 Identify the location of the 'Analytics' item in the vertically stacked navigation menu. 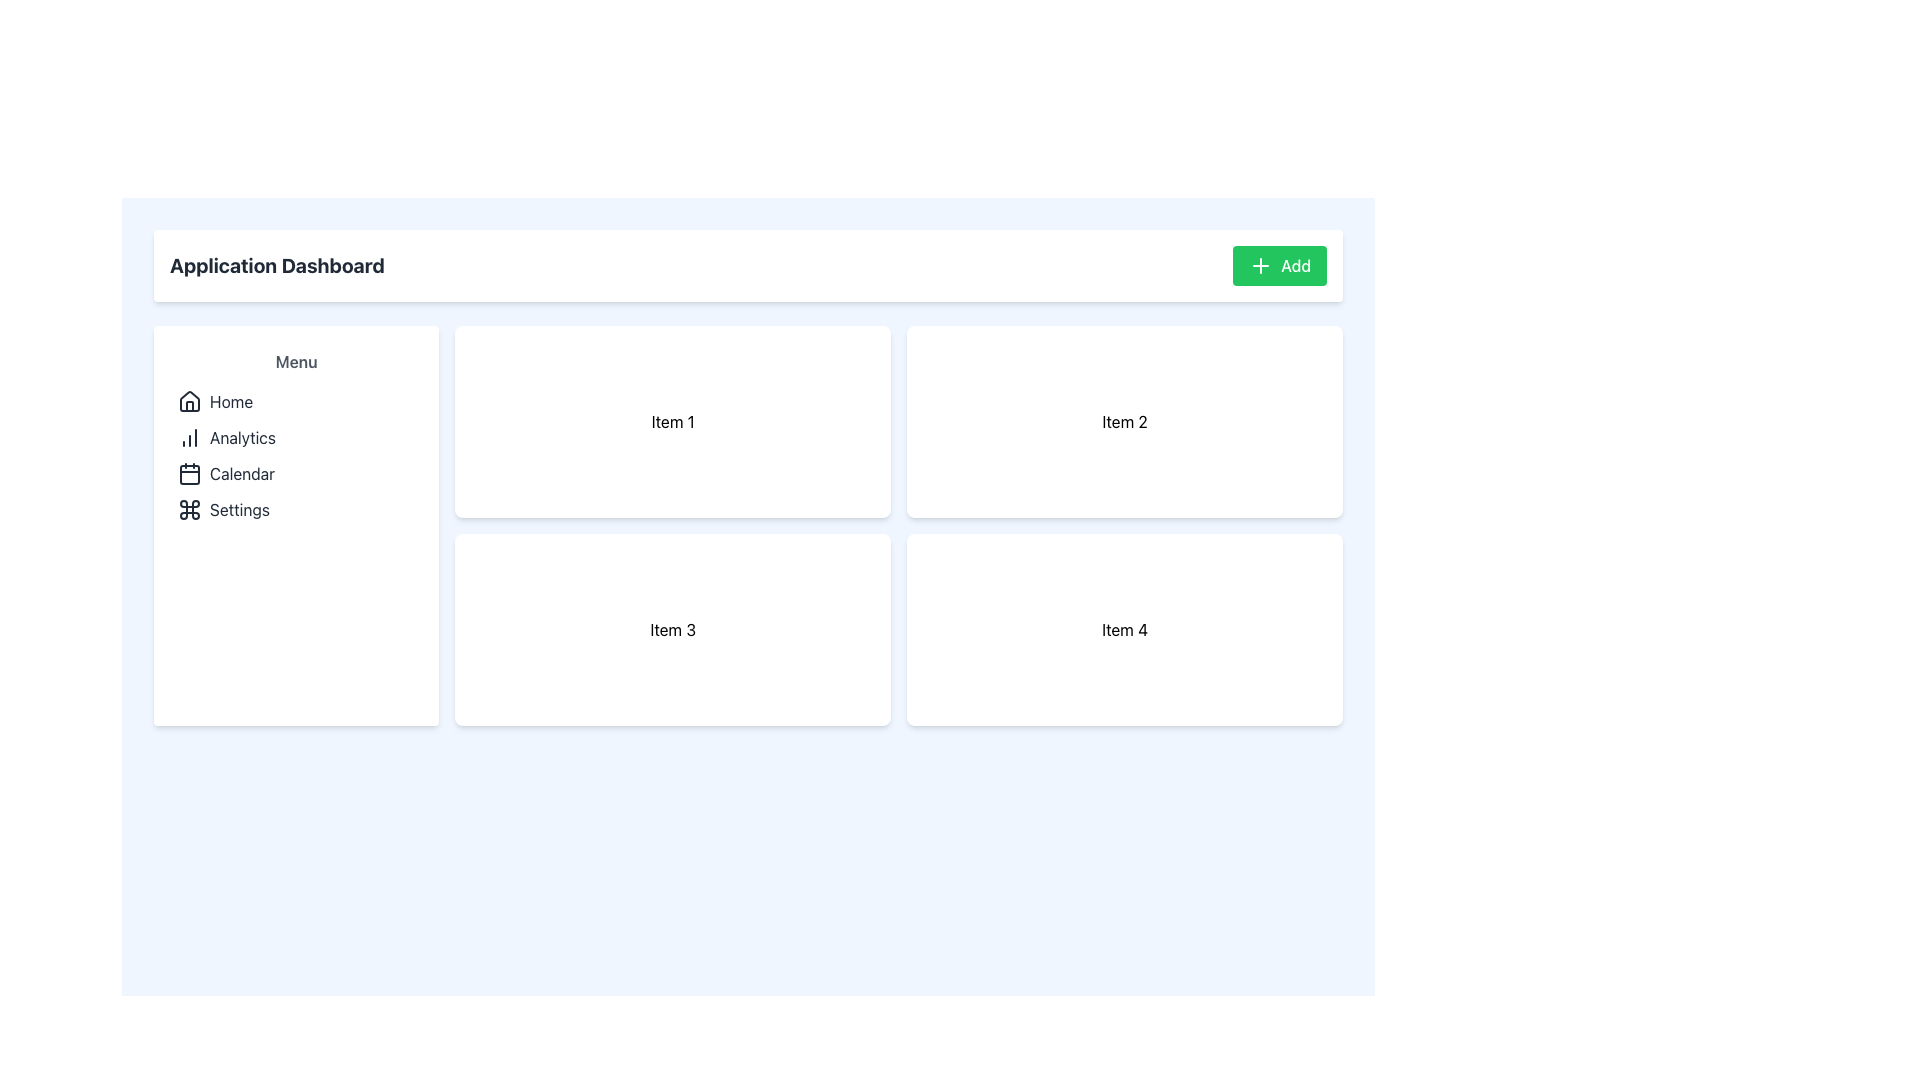
(295, 455).